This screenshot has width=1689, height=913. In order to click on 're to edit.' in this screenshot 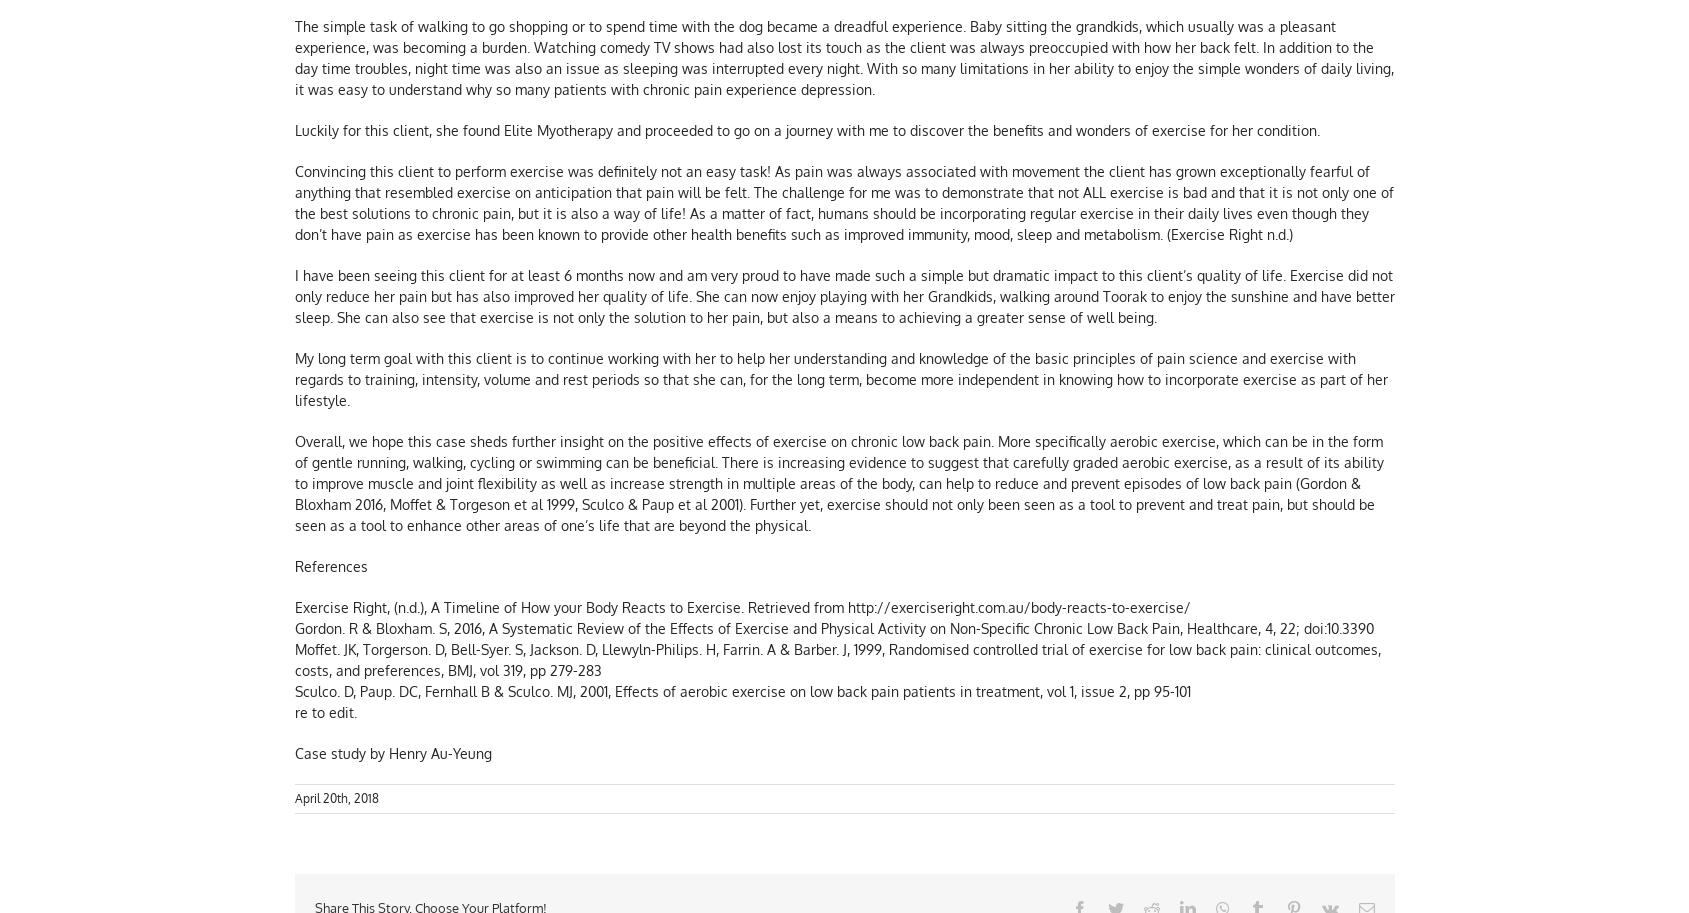, I will do `click(294, 714)`.